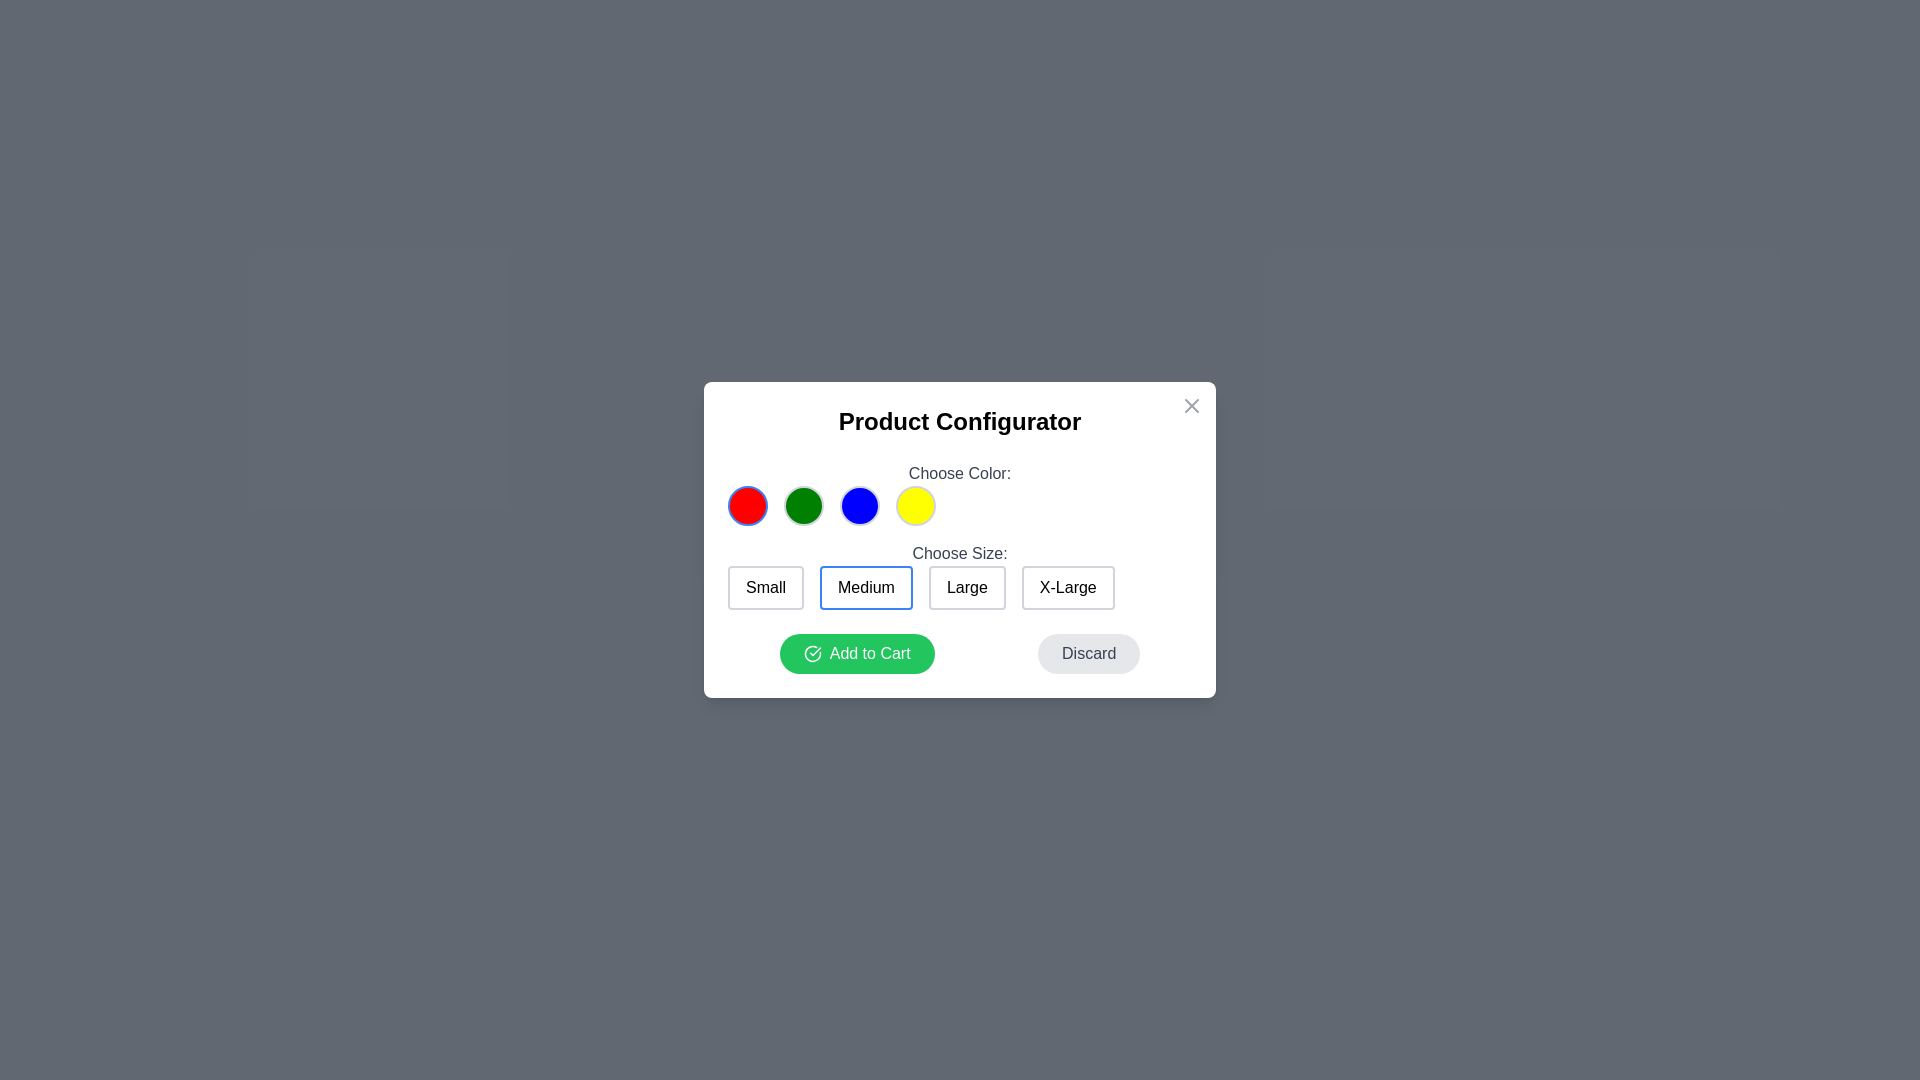  Describe the element at coordinates (967, 586) in the screenshot. I see `the 'Large' size button located in the third position of four buttons aligned below the 'Choose Size:' label in the 'Product Configurator' modal` at that location.